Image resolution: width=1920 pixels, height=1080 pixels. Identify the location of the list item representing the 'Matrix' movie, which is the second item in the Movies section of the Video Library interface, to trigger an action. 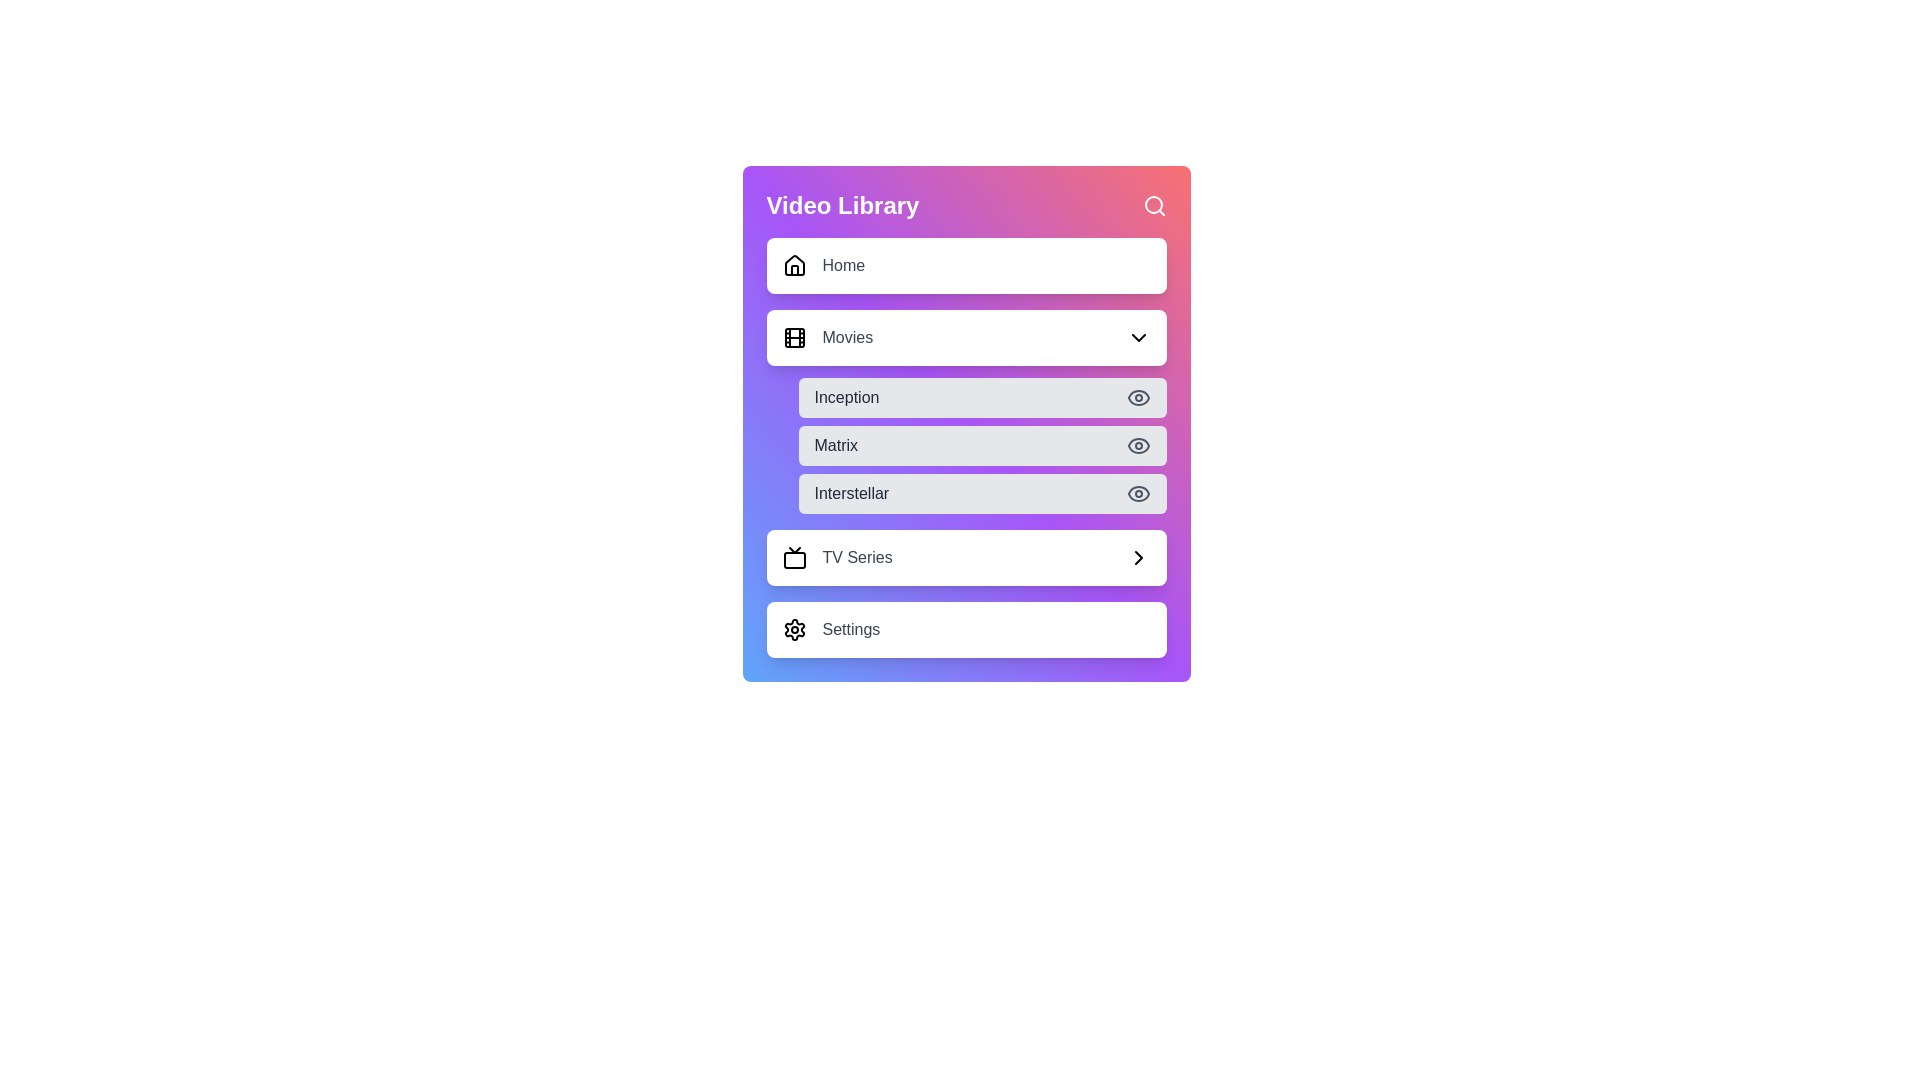
(966, 445).